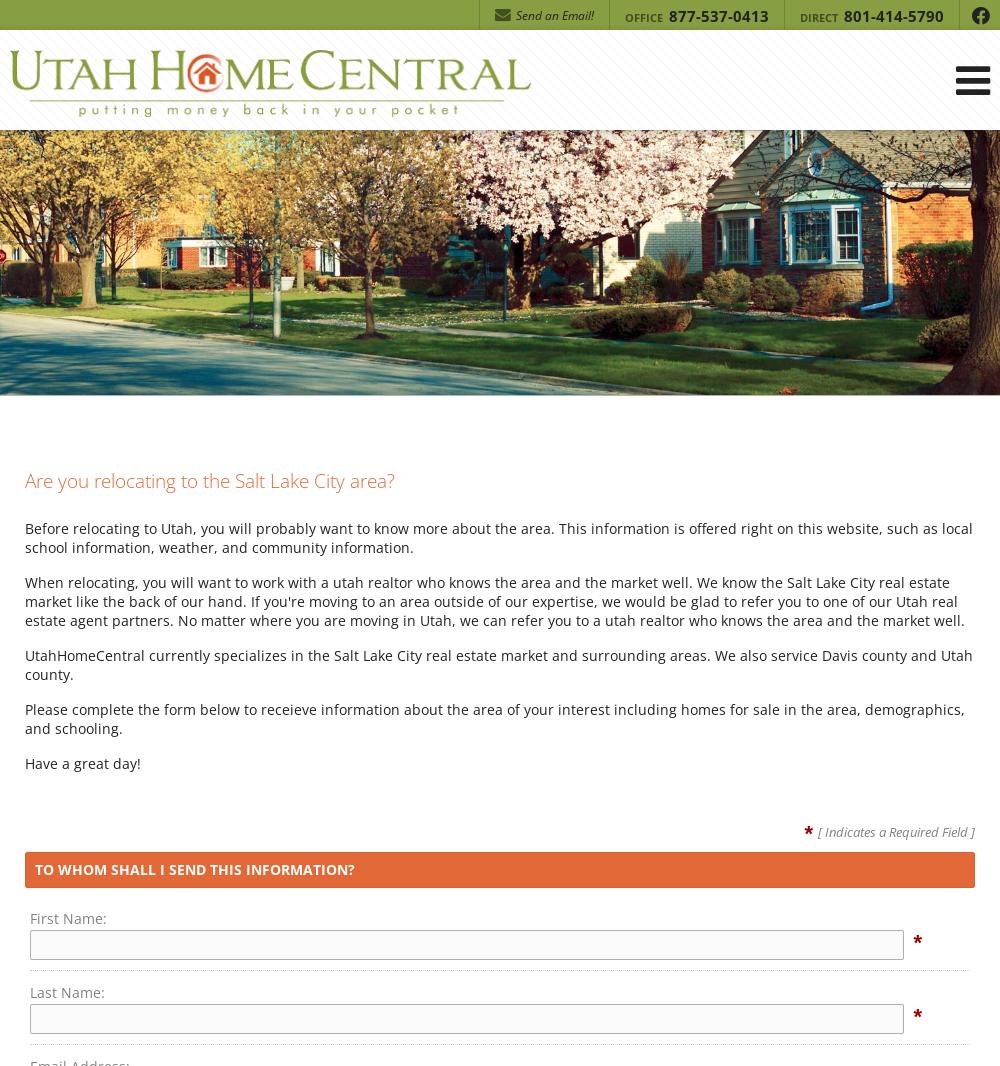 Image resolution: width=1000 pixels, height=1066 pixels. What do you see at coordinates (892, 14) in the screenshot?
I see `'801-414-5790'` at bounding box center [892, 14].